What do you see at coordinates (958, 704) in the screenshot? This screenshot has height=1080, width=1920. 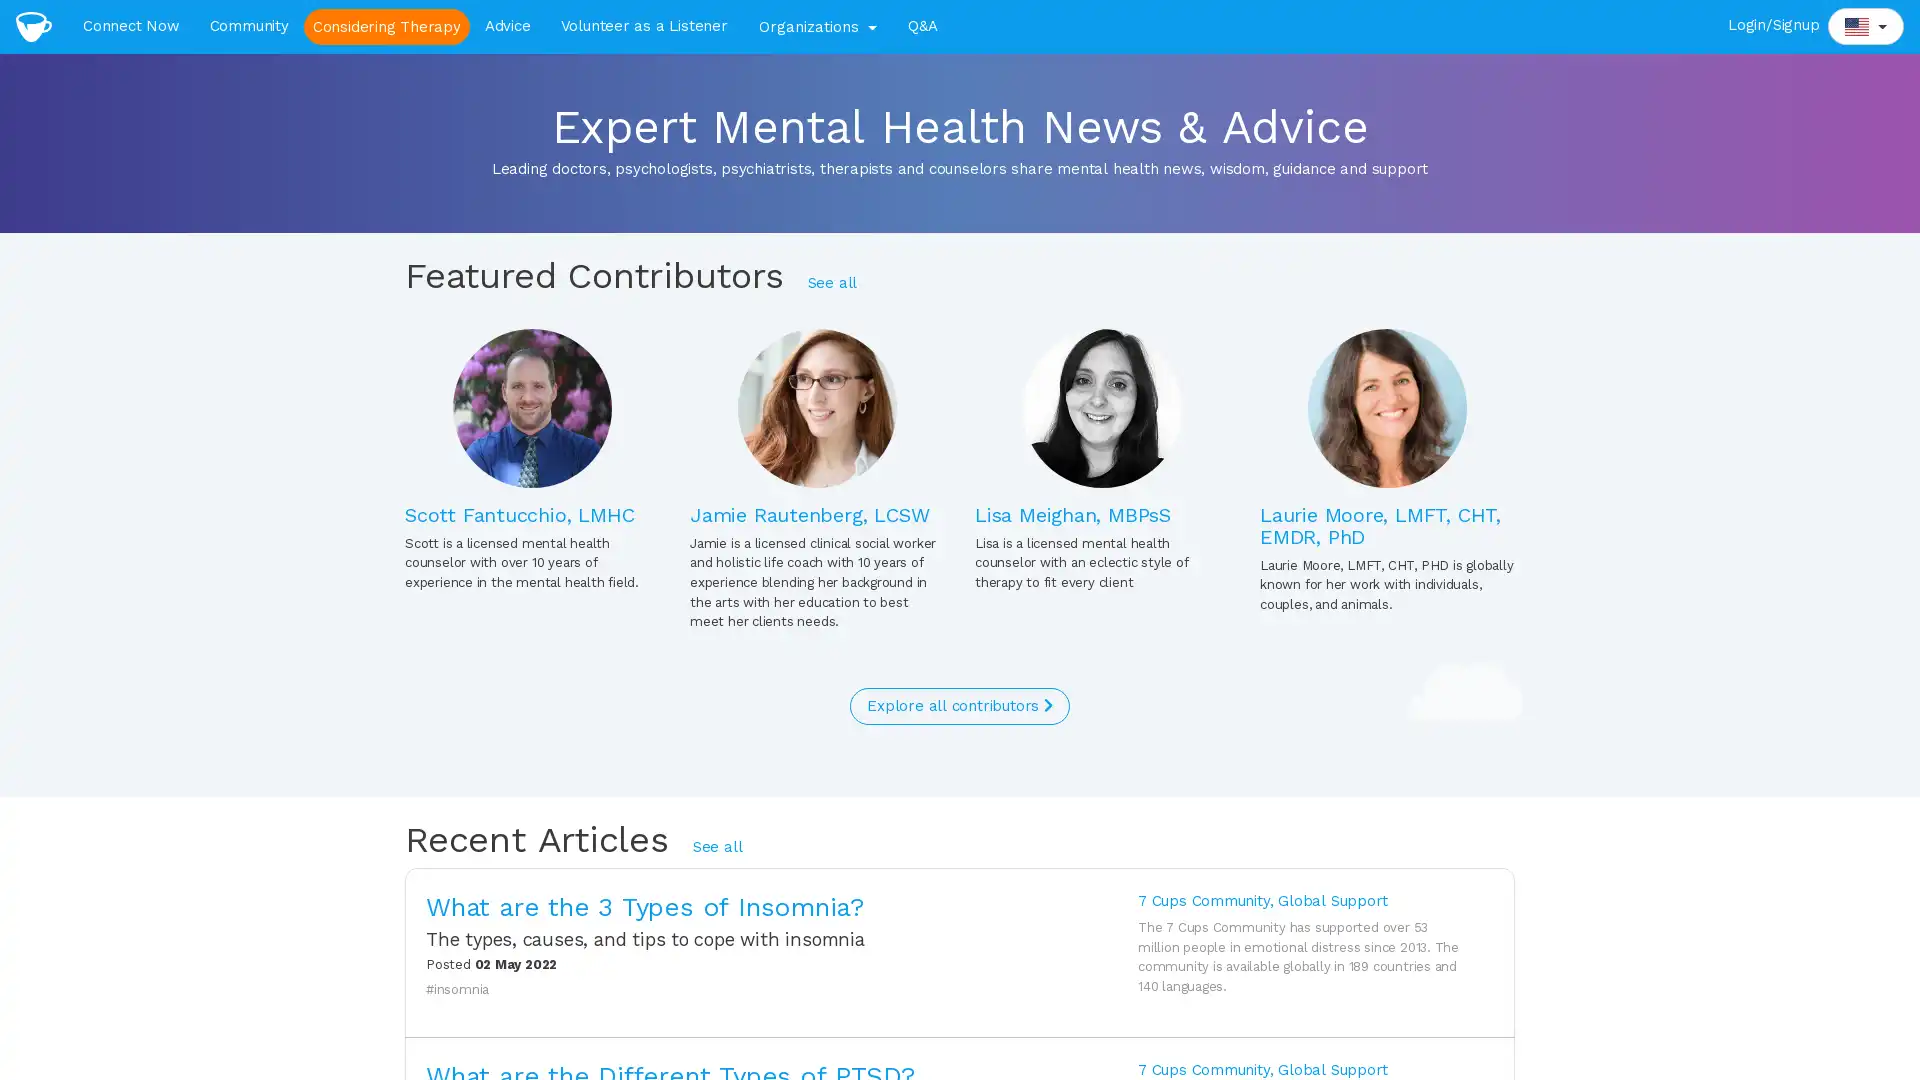 I see `Explore all contributors` at bounding box center [958, 704].